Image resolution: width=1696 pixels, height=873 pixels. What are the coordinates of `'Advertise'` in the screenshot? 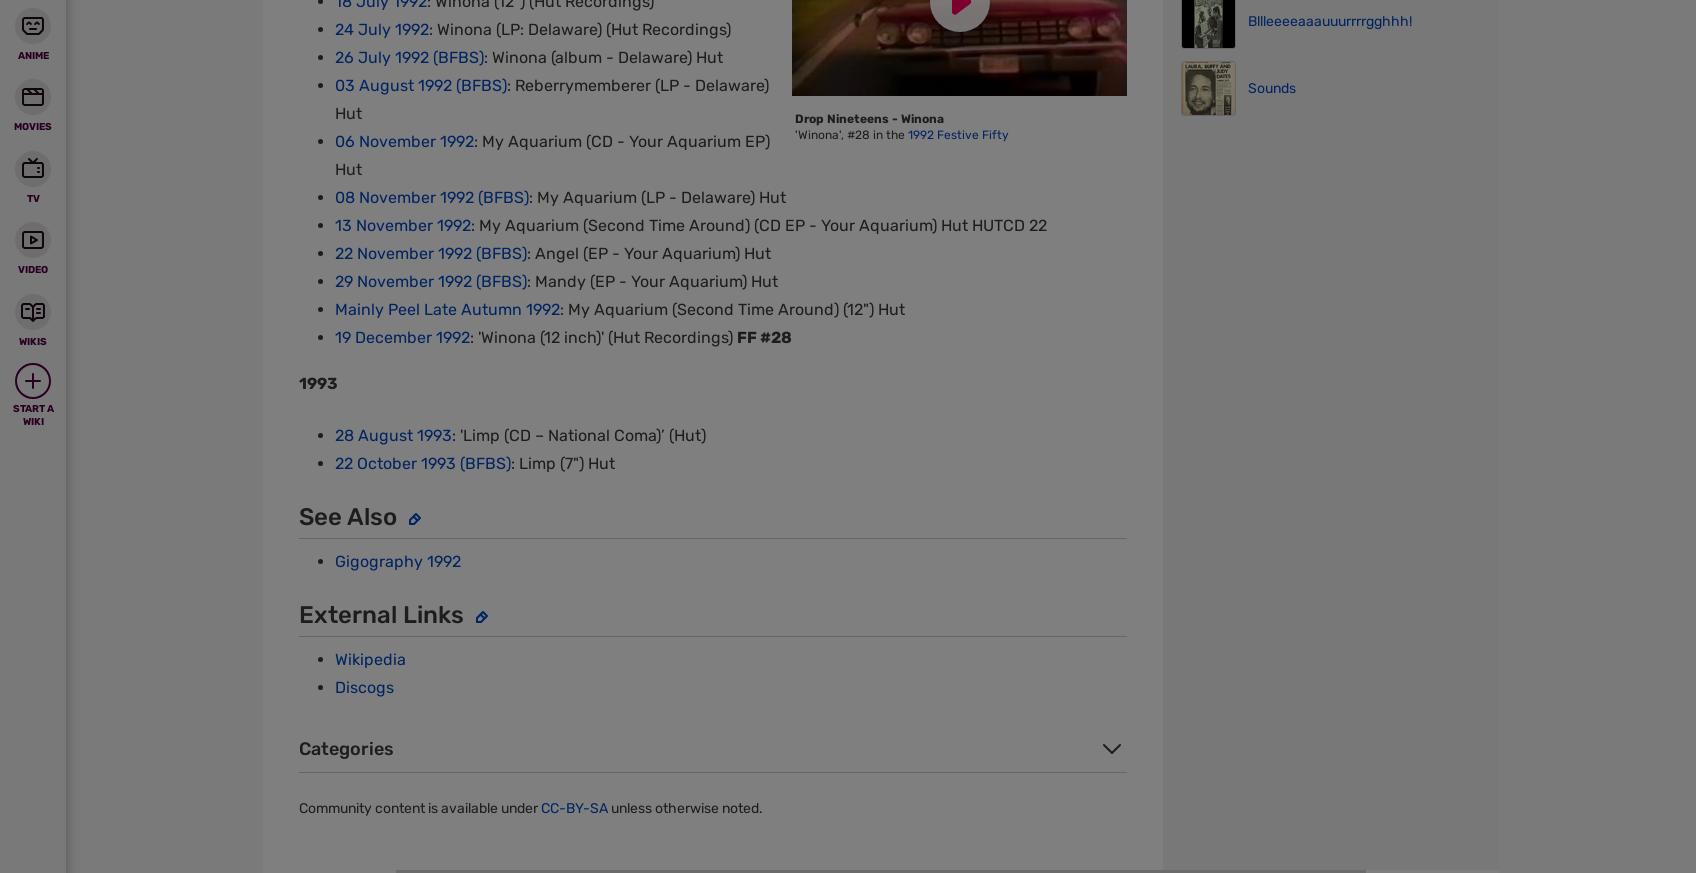 It's located at (925, 78).